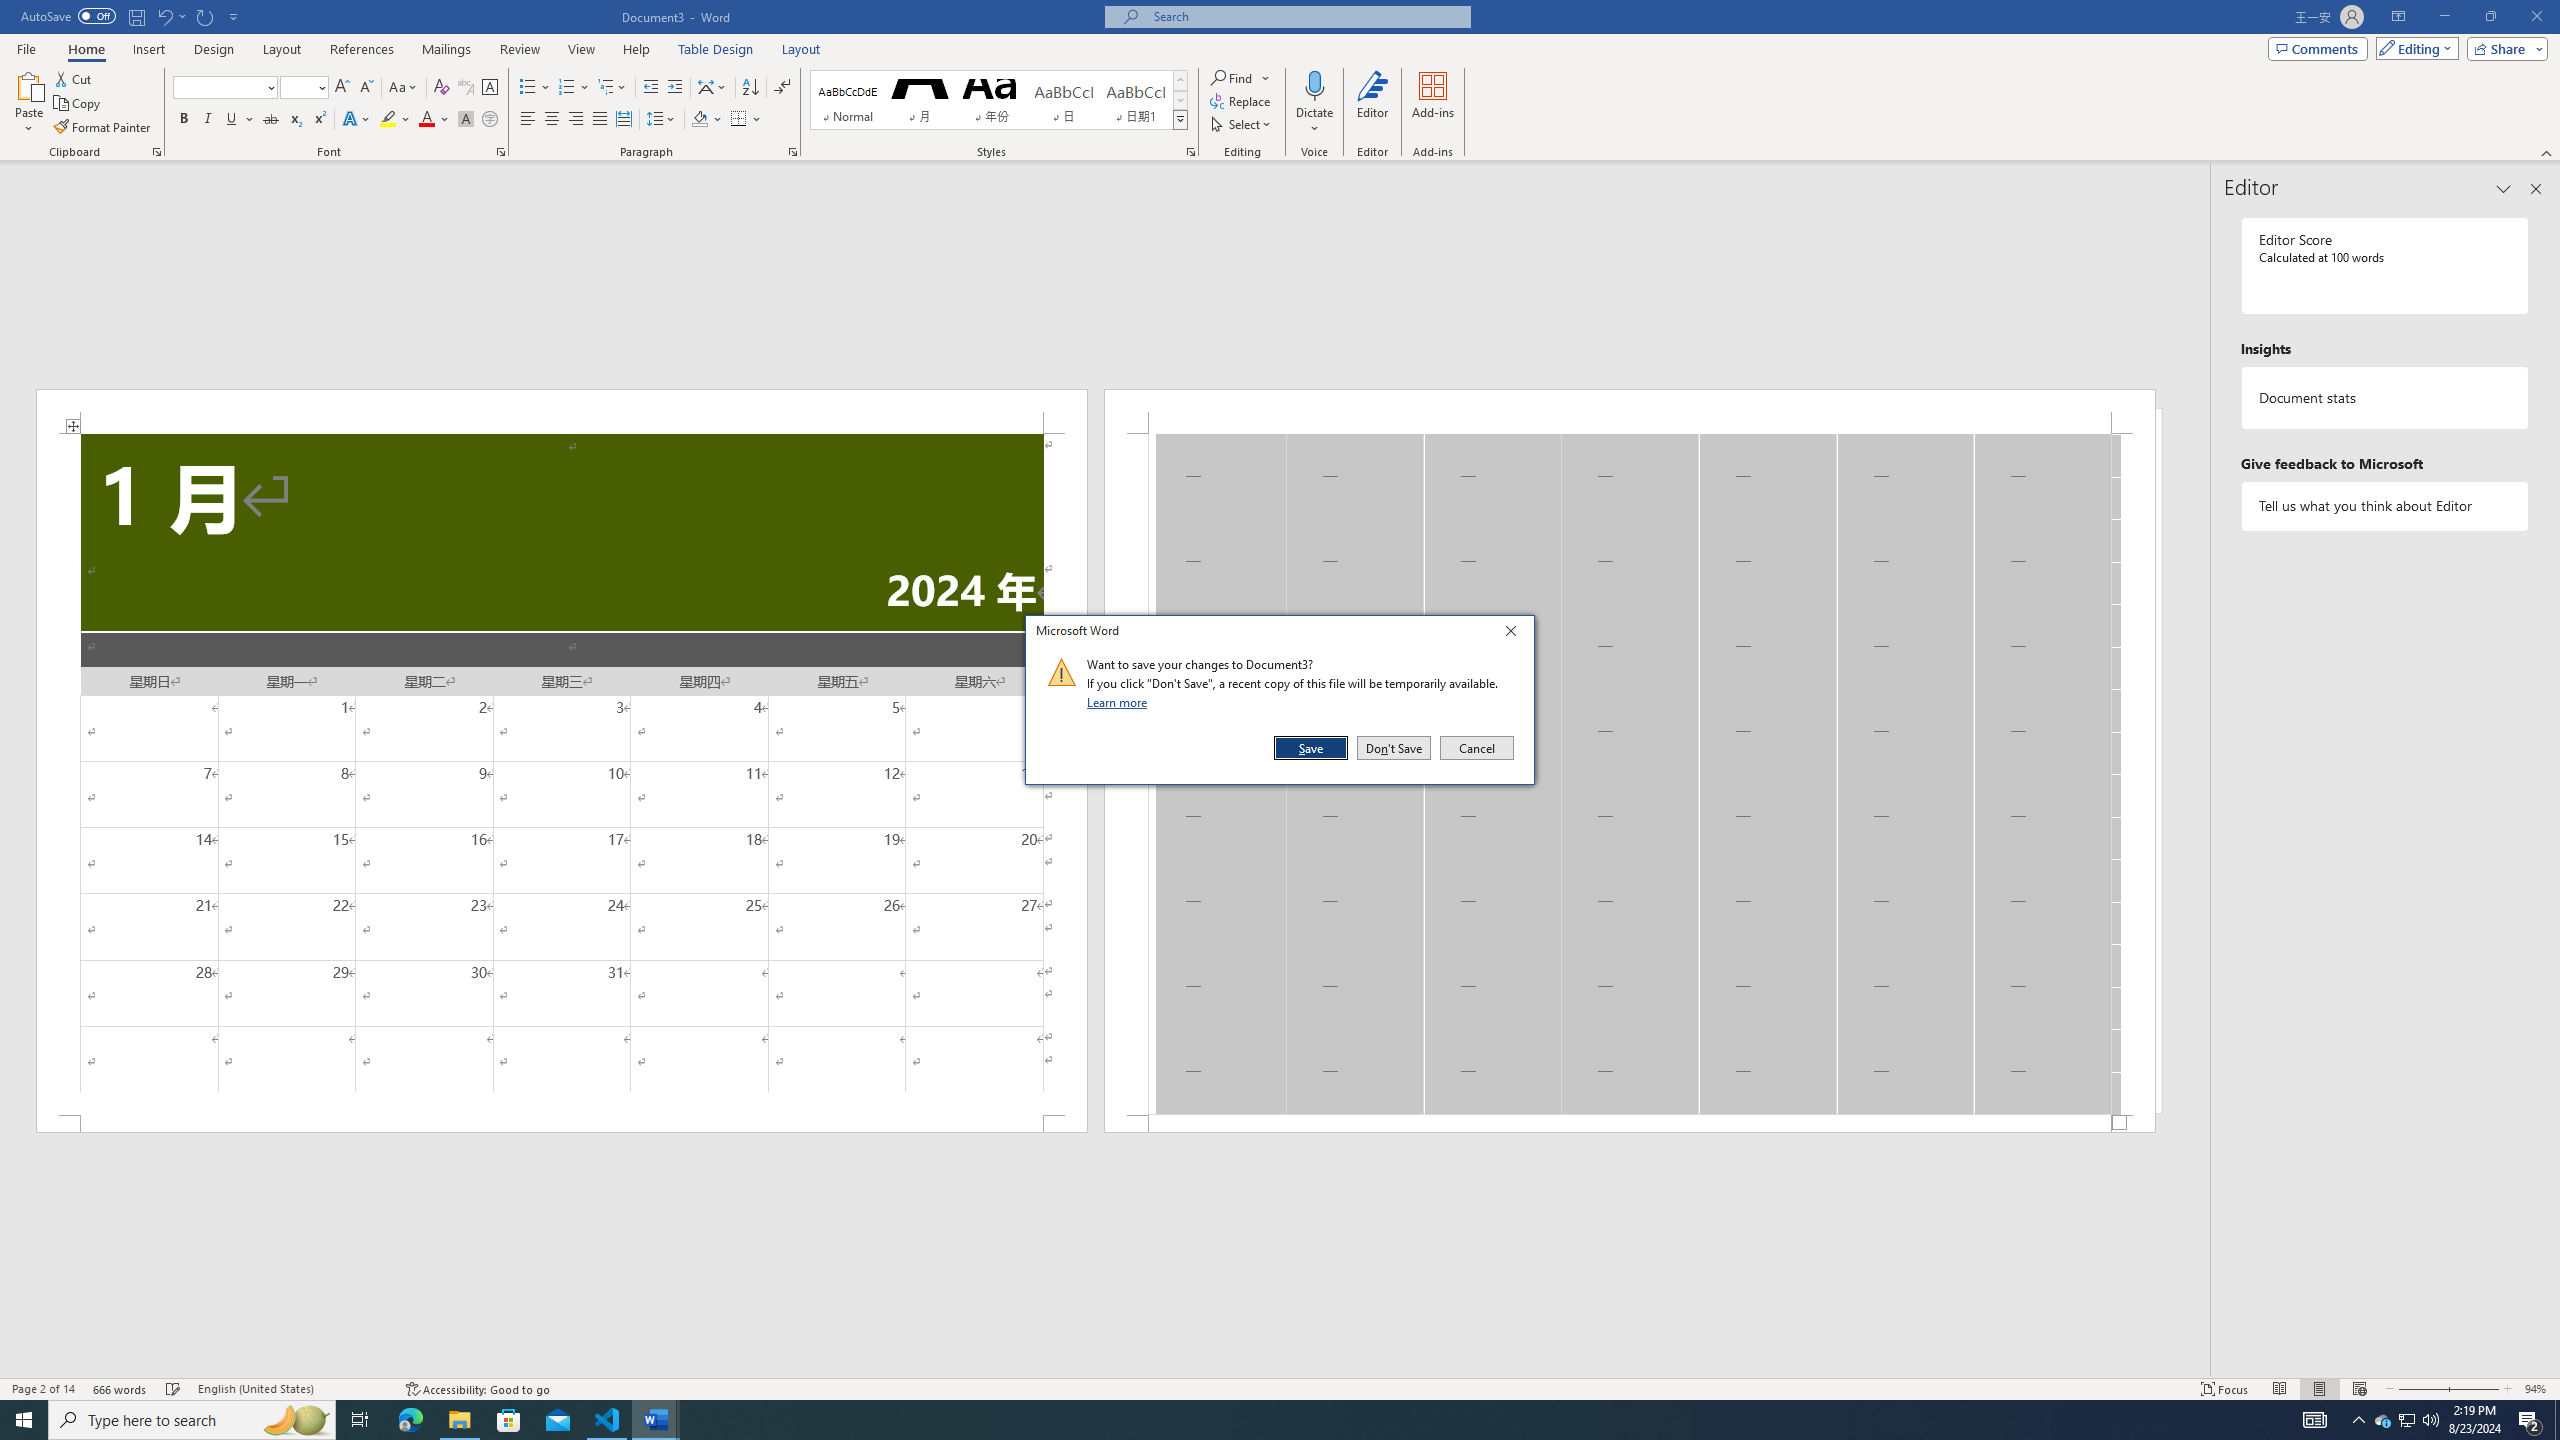 This screenshot has height=1440, width=2560. Describe the element at coordinates (1179, 118) in the screenshot. I see `'Styles'` at that location.